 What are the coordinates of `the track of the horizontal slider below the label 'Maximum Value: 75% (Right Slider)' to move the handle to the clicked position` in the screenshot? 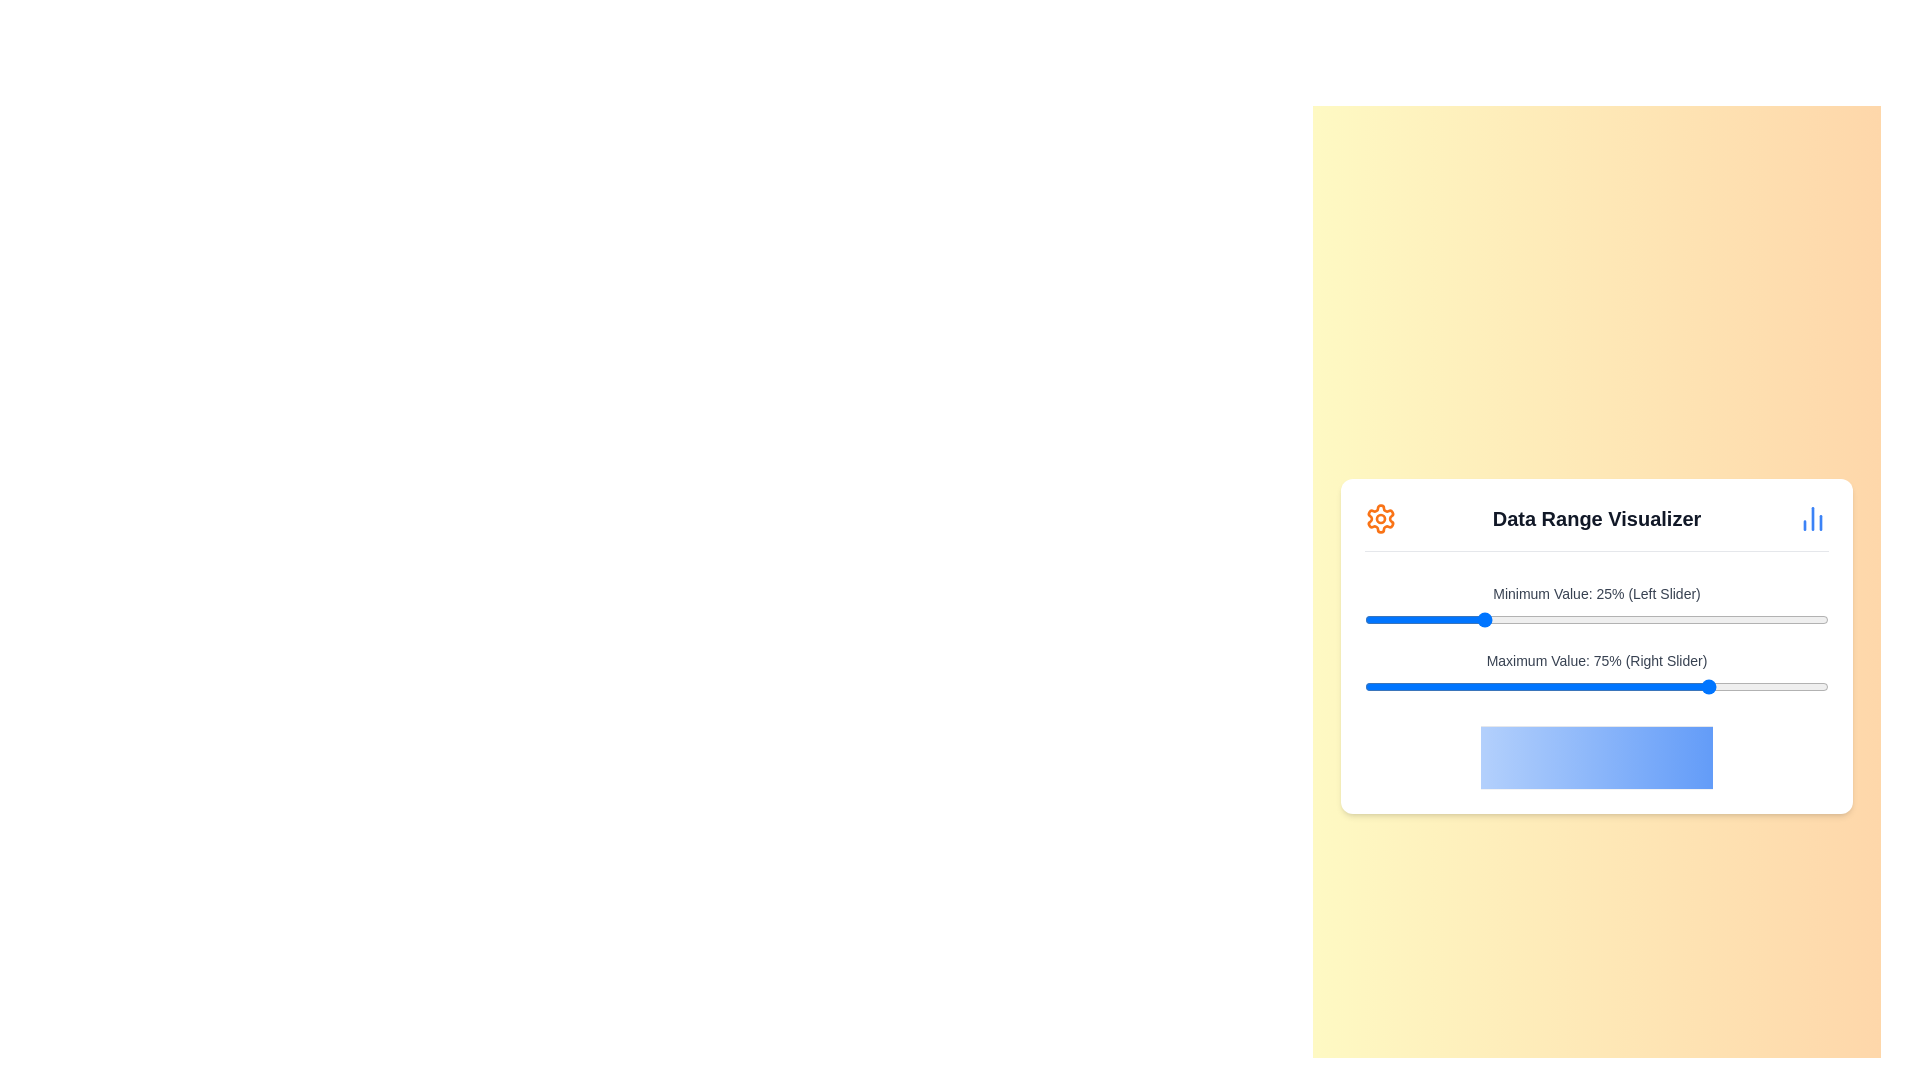 It's located at (1596, 685).